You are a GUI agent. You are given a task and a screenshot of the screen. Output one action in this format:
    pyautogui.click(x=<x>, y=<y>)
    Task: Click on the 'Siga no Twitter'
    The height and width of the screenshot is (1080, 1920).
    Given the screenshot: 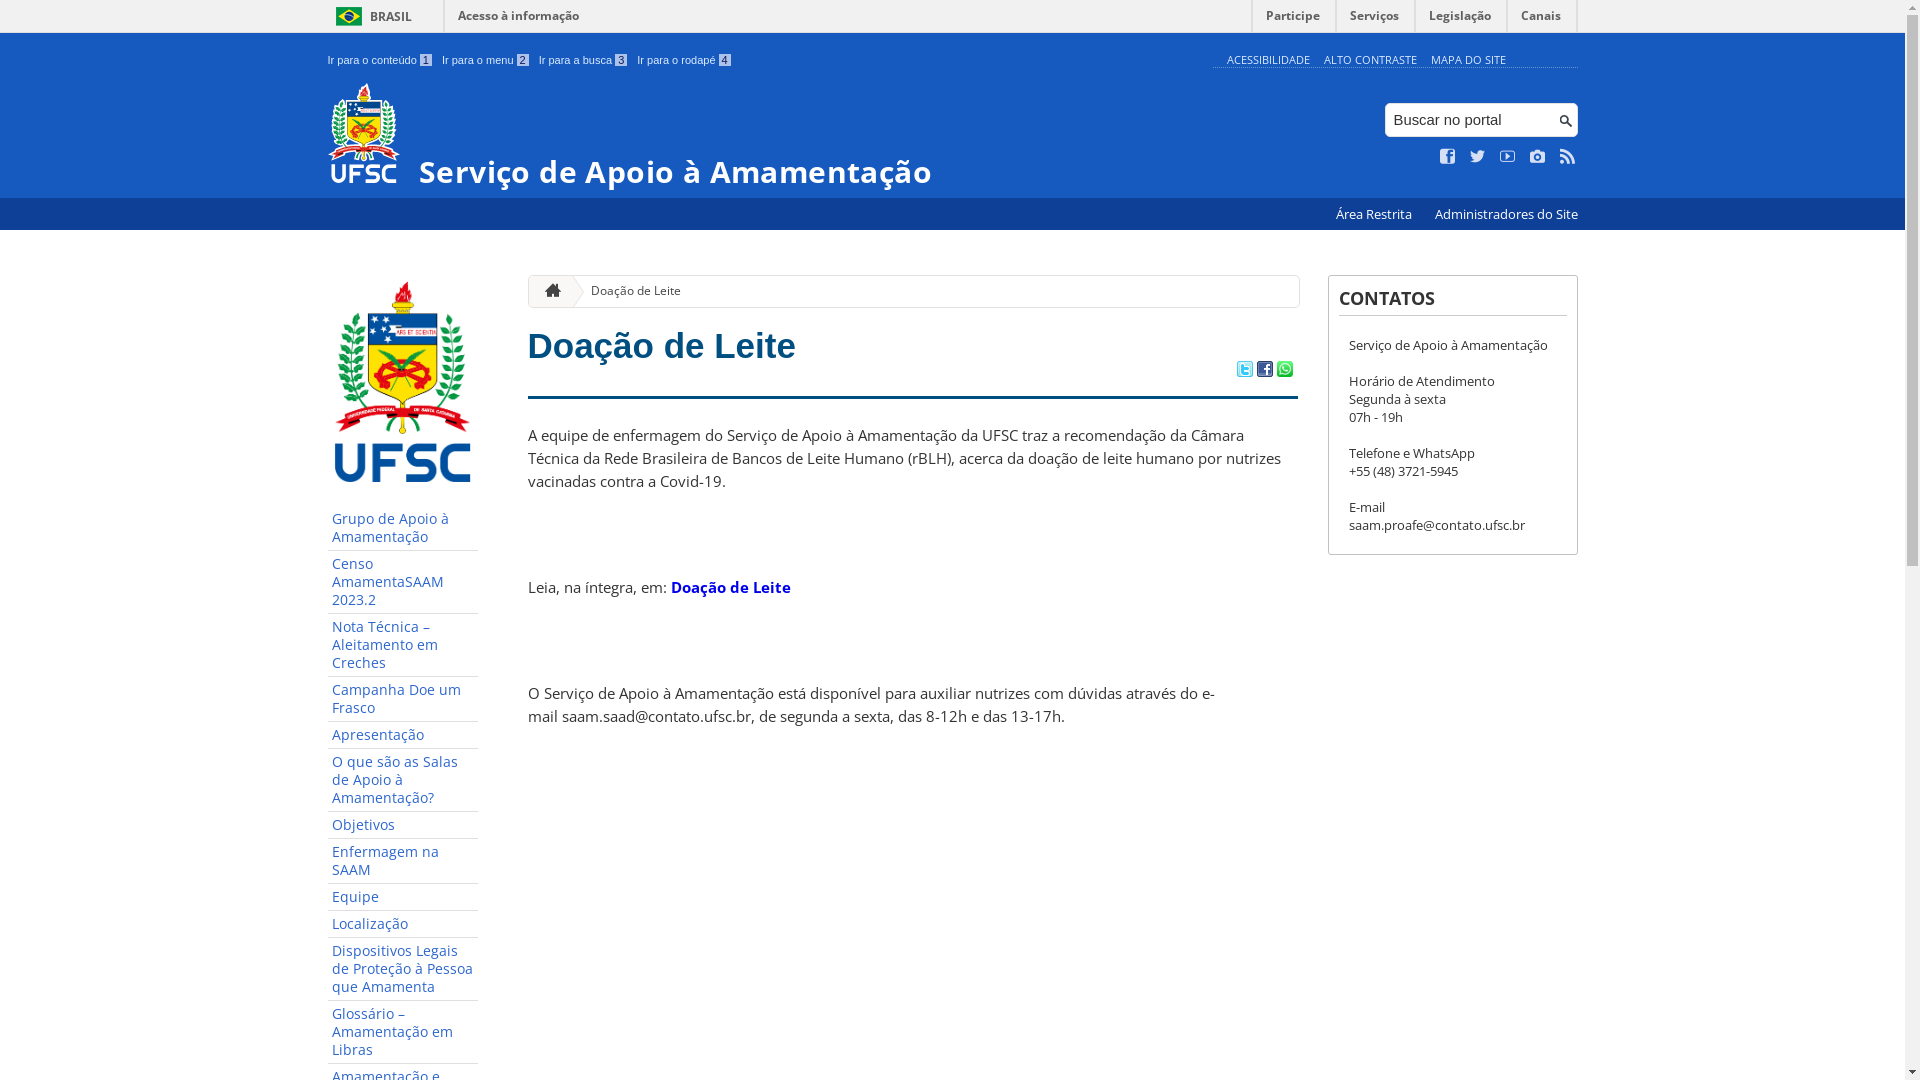 What is the action you would take?
    pyautogui.click(x=1469, y=156)
    